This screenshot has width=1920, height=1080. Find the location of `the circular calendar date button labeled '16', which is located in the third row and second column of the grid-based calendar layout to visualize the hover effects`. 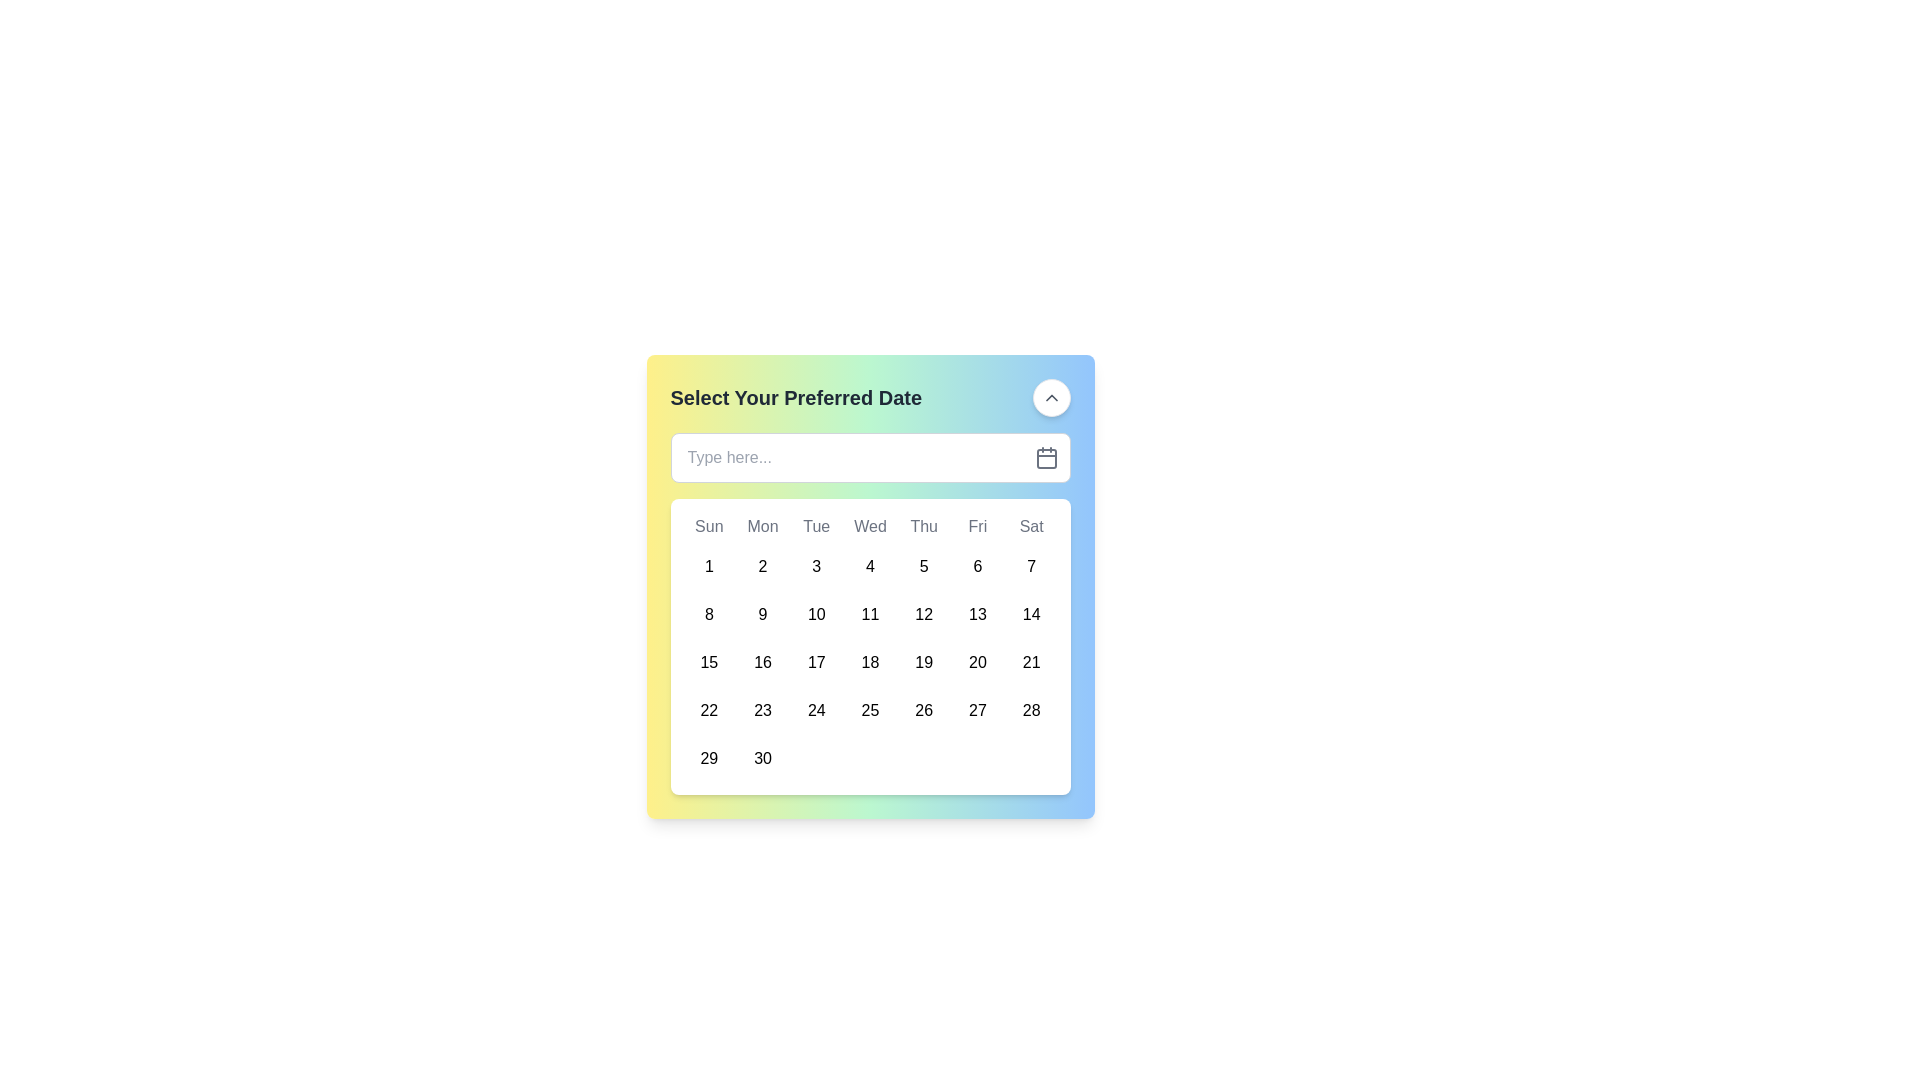

the circular calendar date button labeled '16', which is located in the third row and second column of the grid-based calendar layout to visualize the hover effects is located at coordinates (762, 663).